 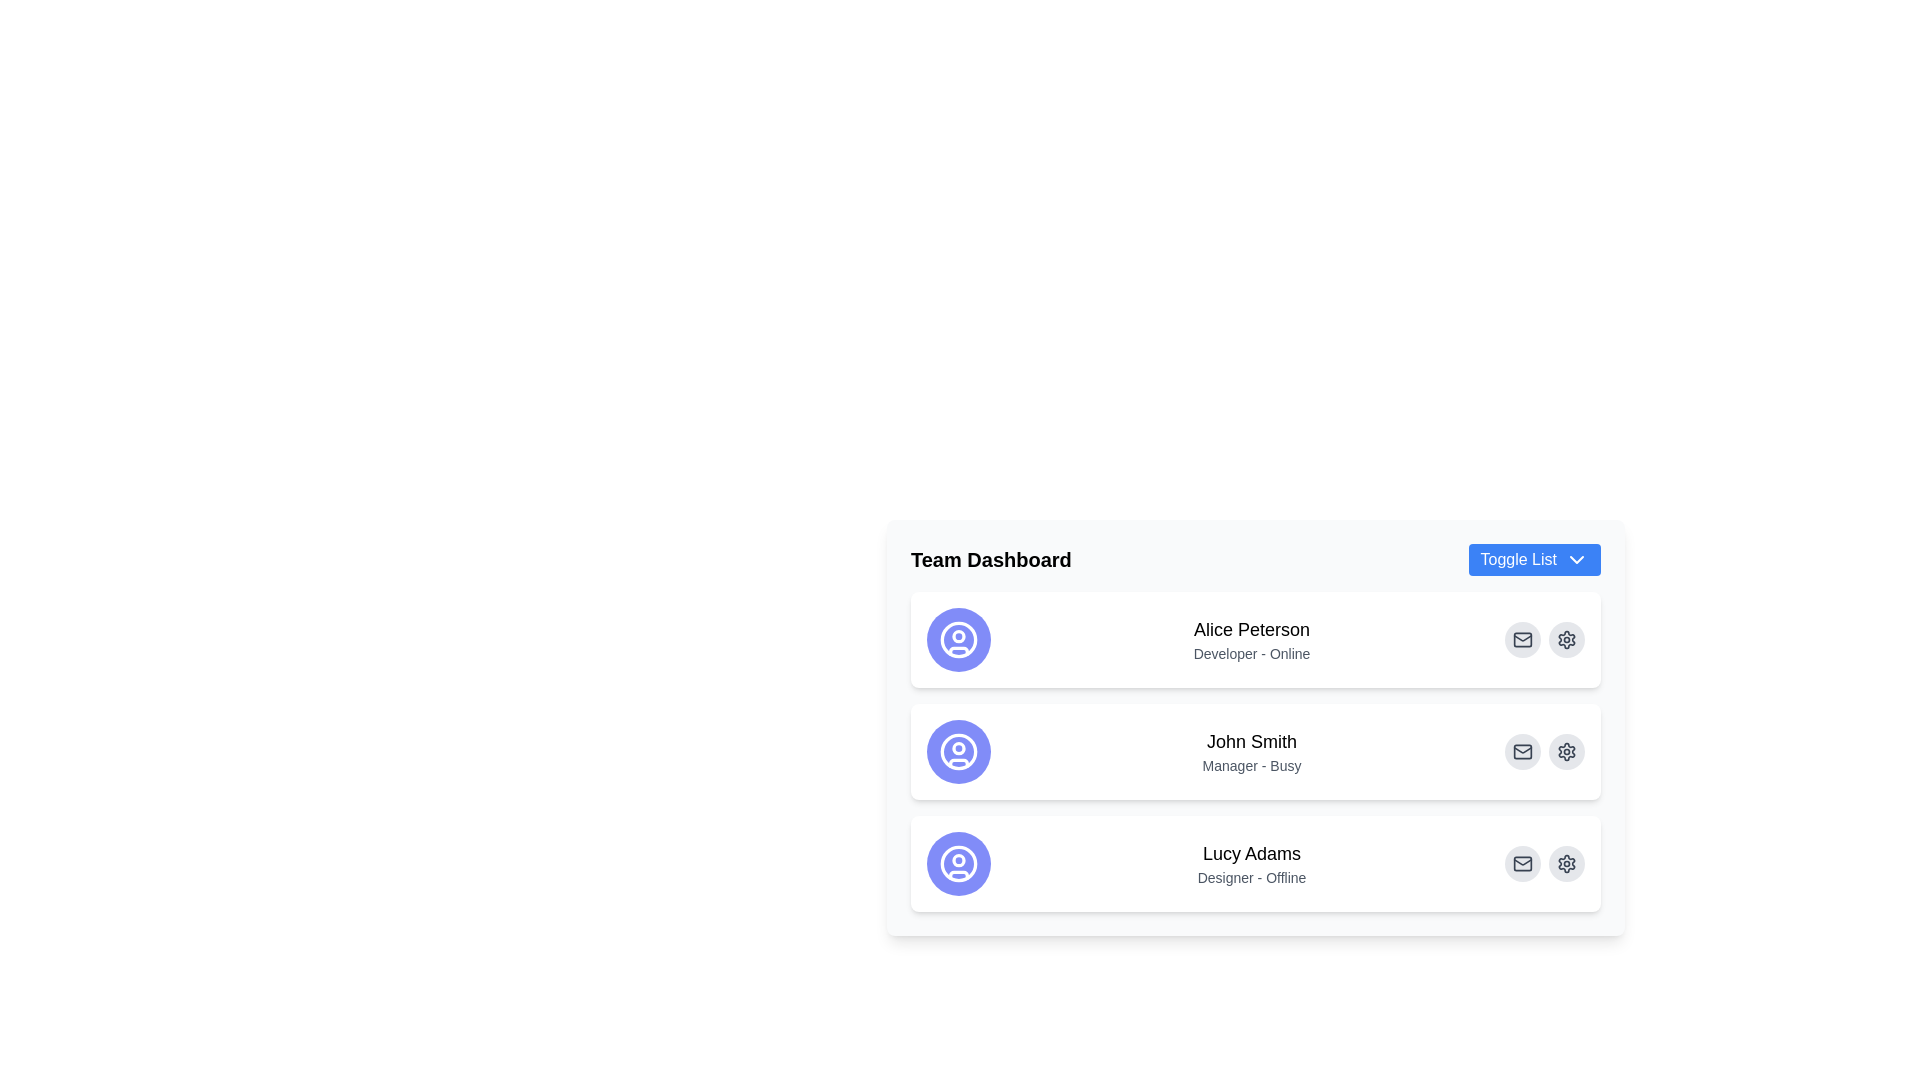 I want to click on the second circular icon representing the user 'John Smith' in the team dashboard user list, so click(x=958, y=752).